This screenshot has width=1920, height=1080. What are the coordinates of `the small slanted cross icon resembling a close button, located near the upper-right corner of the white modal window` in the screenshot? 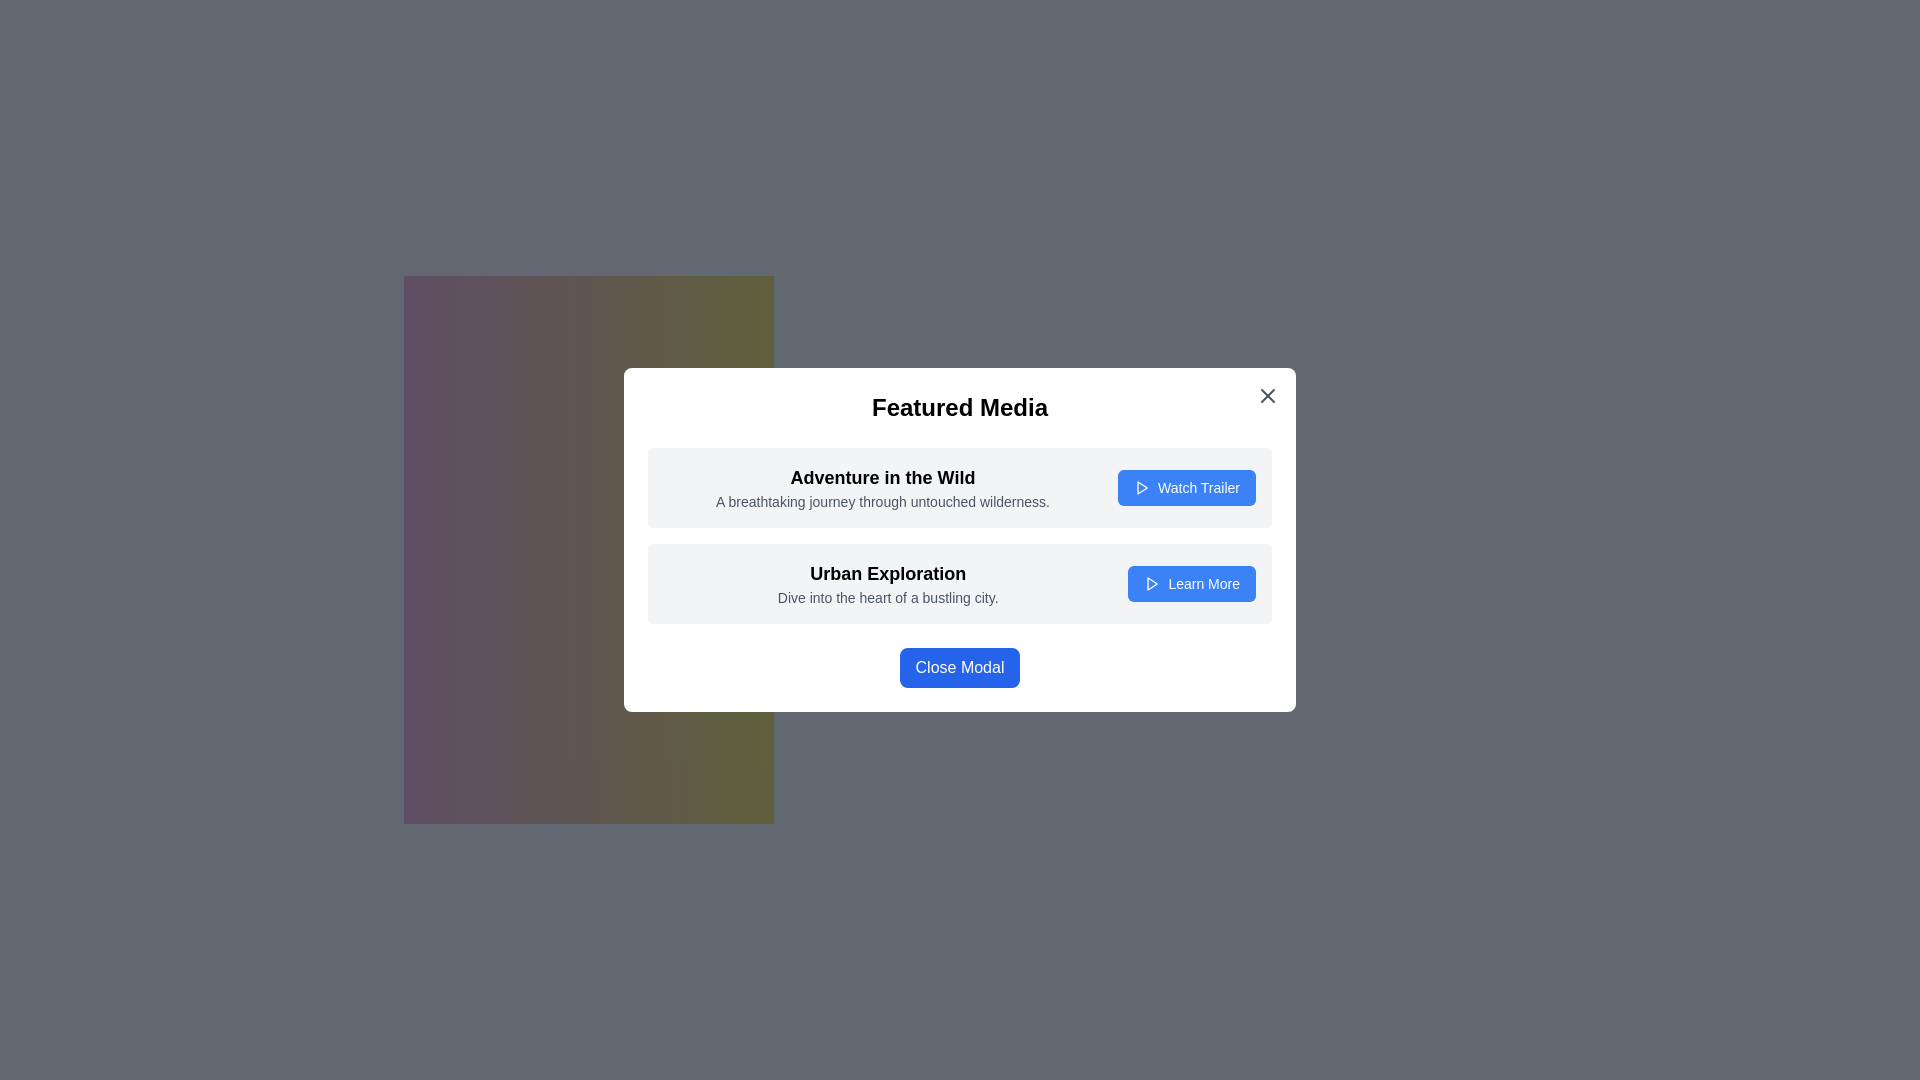 It's located at (1266, 396).